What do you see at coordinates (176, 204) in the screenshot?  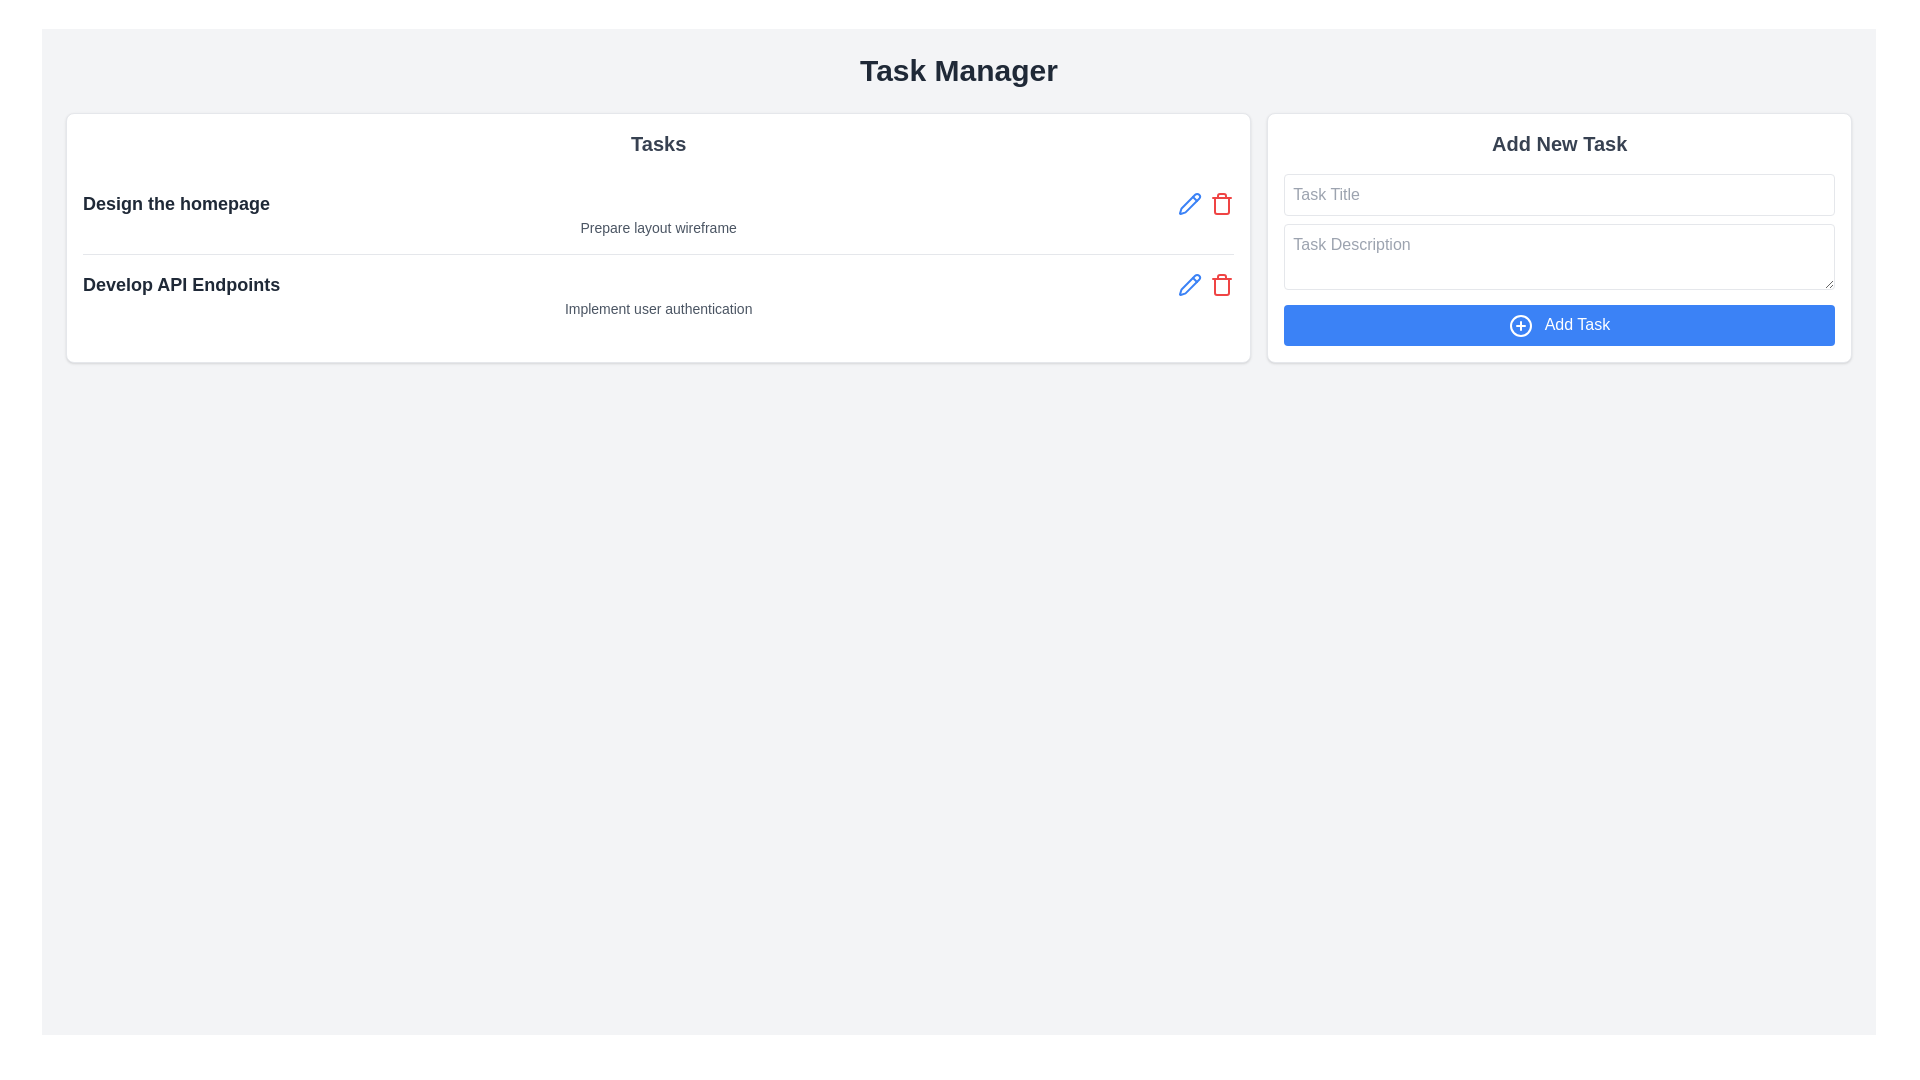 I see `the bold, dark-colored static text that reads 'Design the homepage', which is the first item in a list of tasks` at bounding box center [176, 204].